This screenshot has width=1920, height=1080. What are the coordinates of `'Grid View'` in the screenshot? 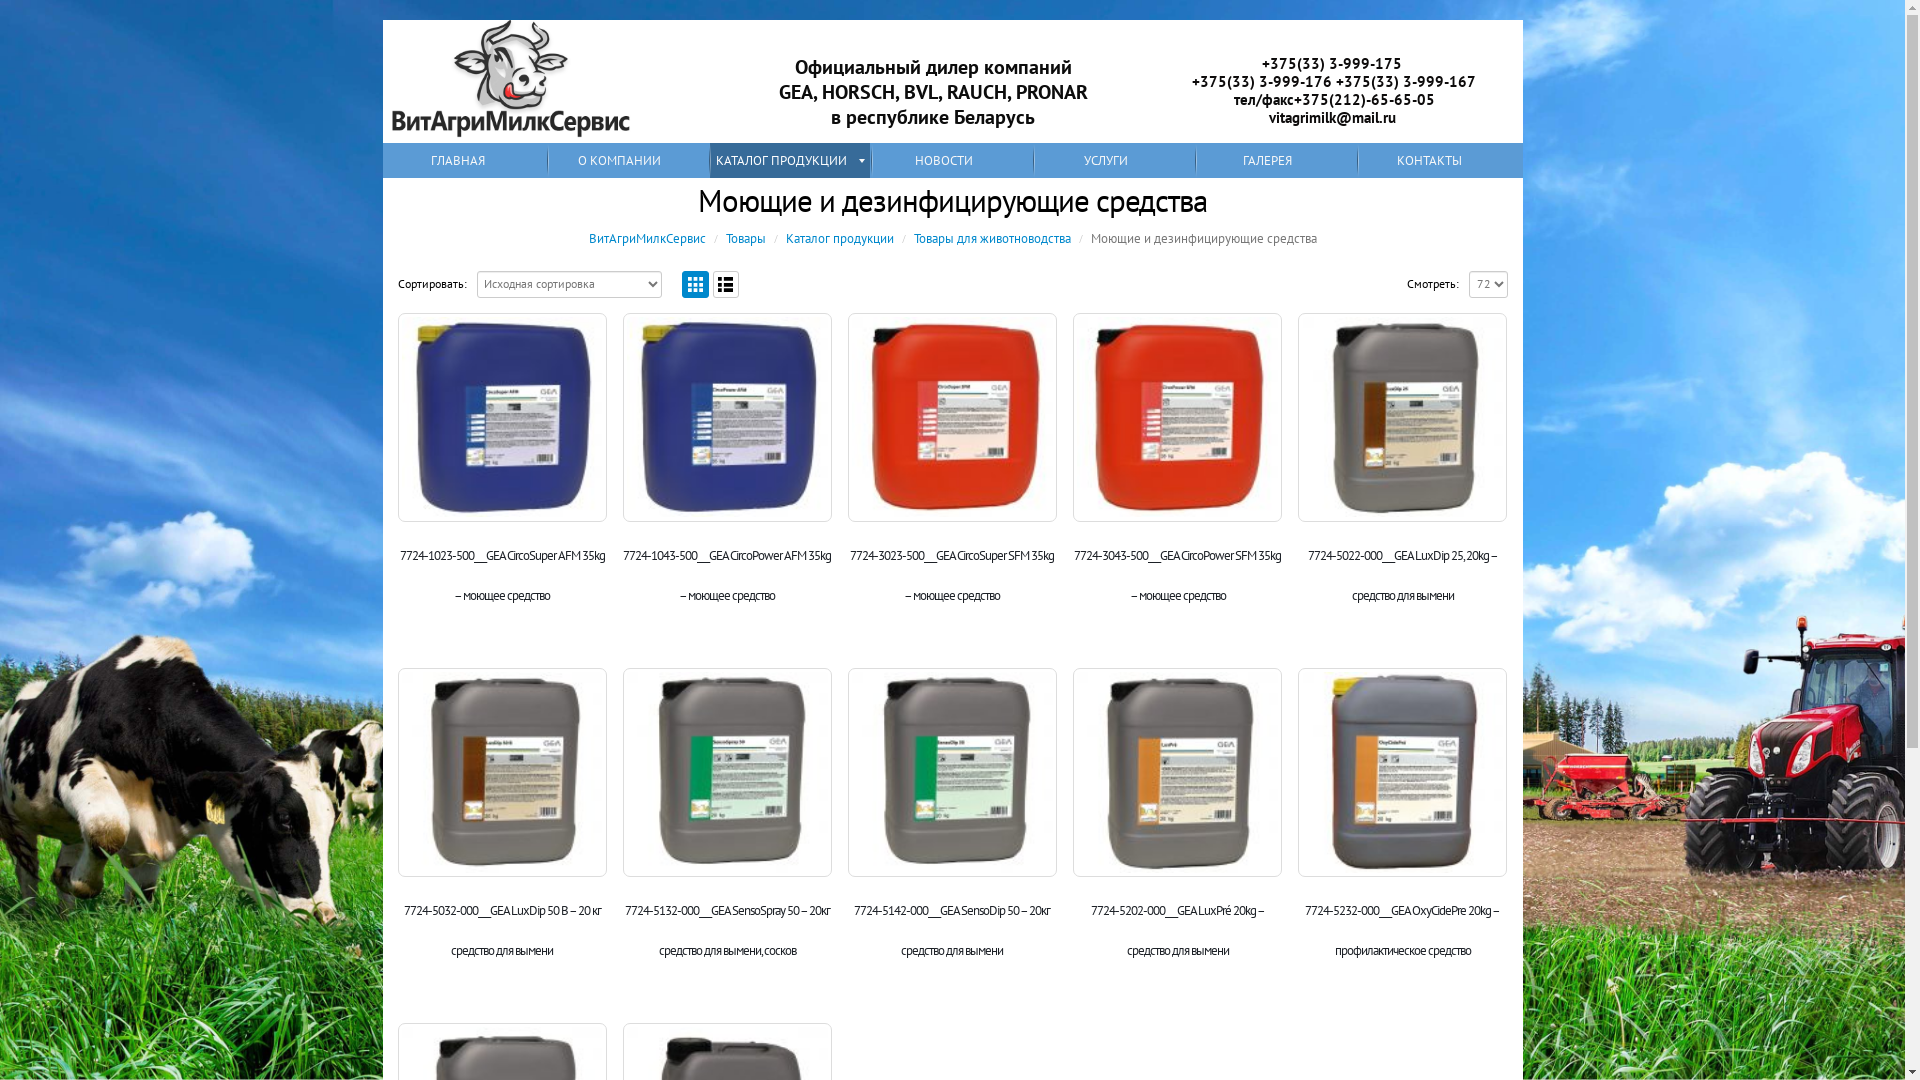 It's located at (681, 284).